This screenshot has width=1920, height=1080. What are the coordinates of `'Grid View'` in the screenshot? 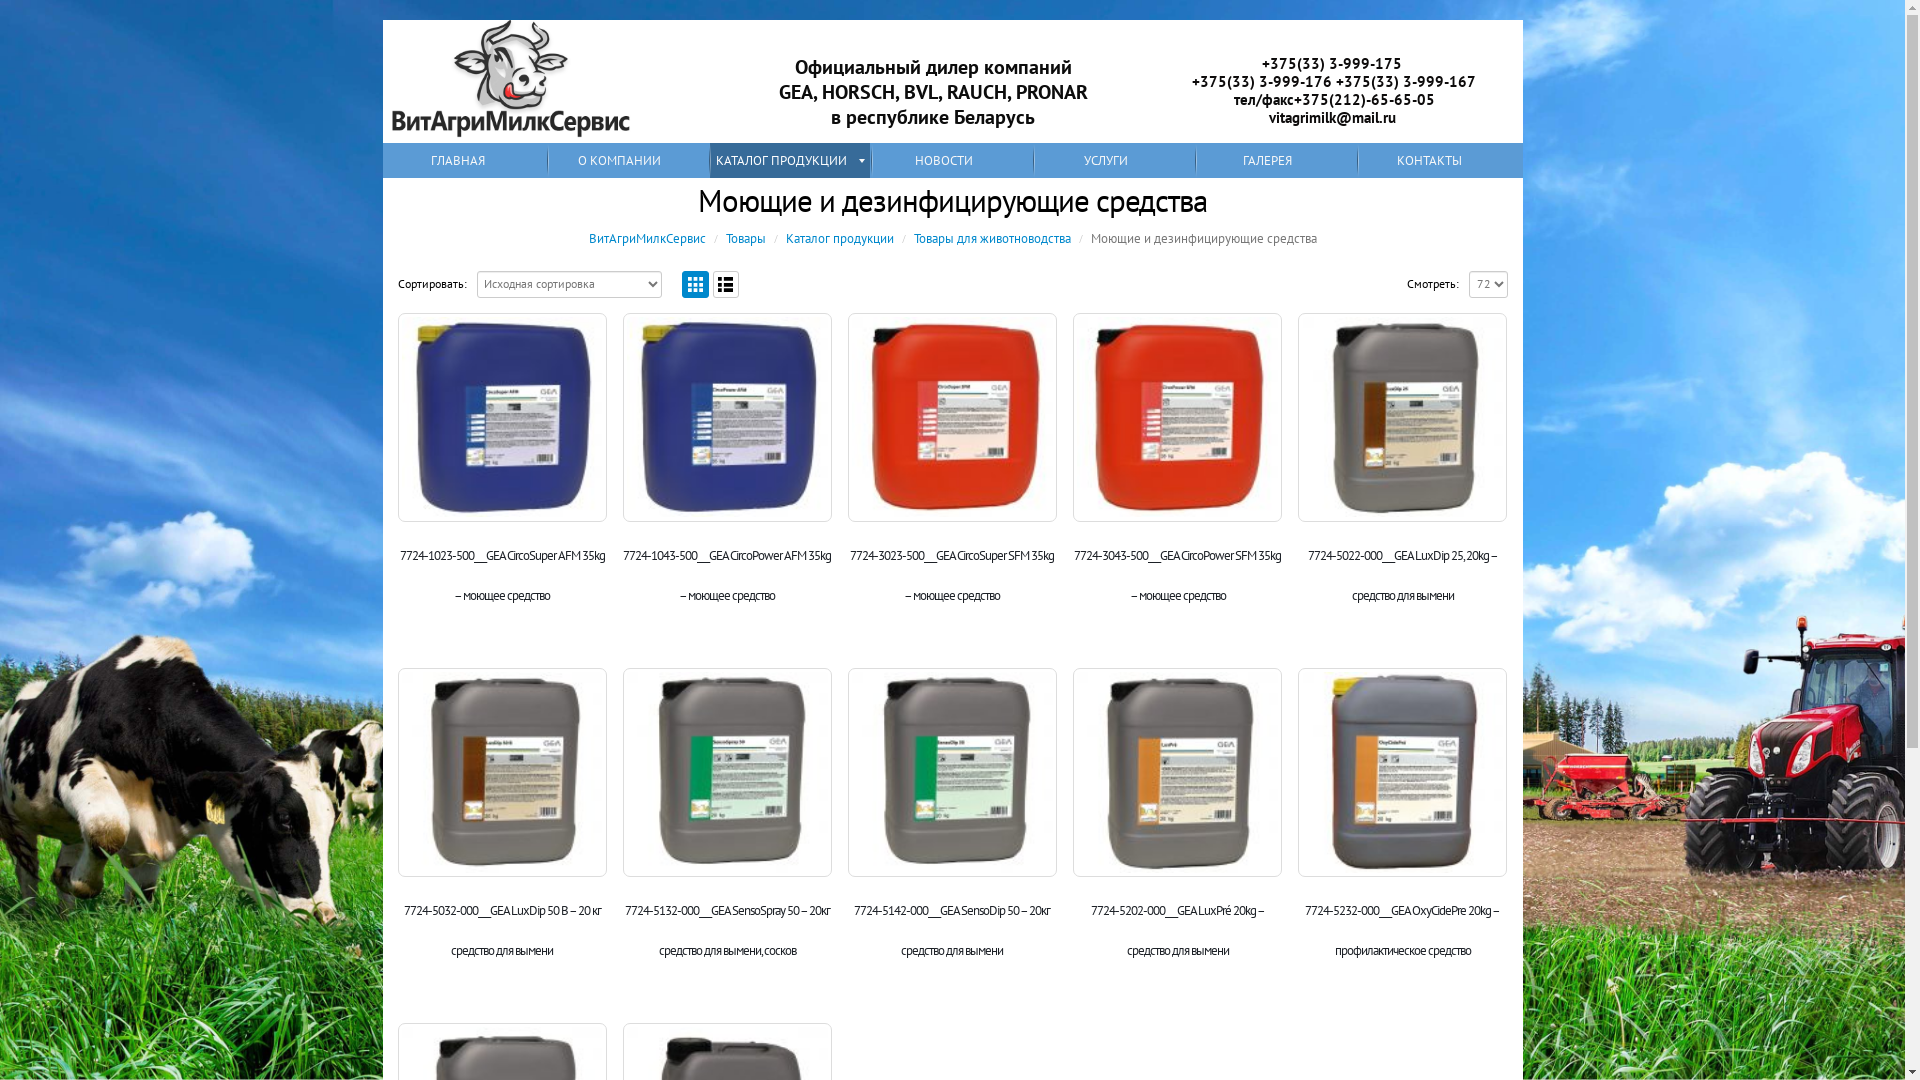 It's located at (681, 284).